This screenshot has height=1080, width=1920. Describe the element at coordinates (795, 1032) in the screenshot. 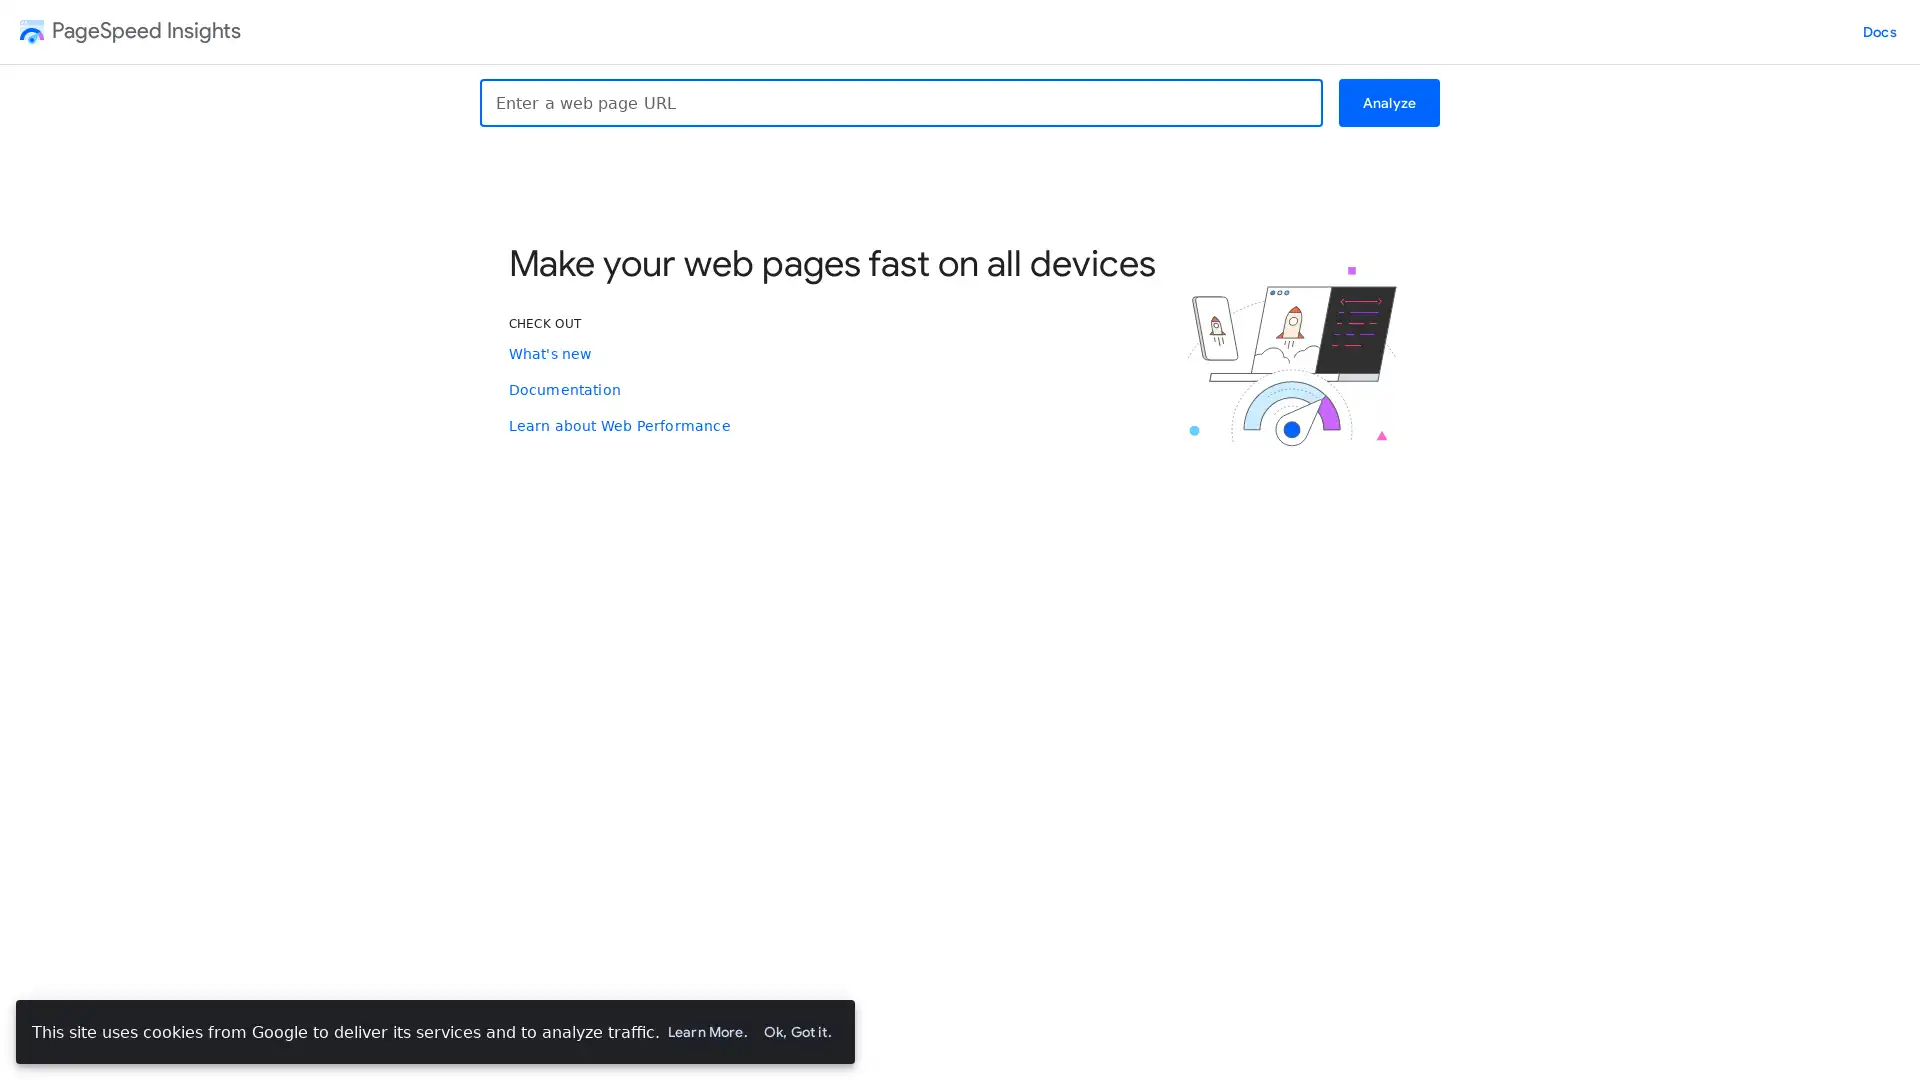

I see `Ok, Got it.` at that location.